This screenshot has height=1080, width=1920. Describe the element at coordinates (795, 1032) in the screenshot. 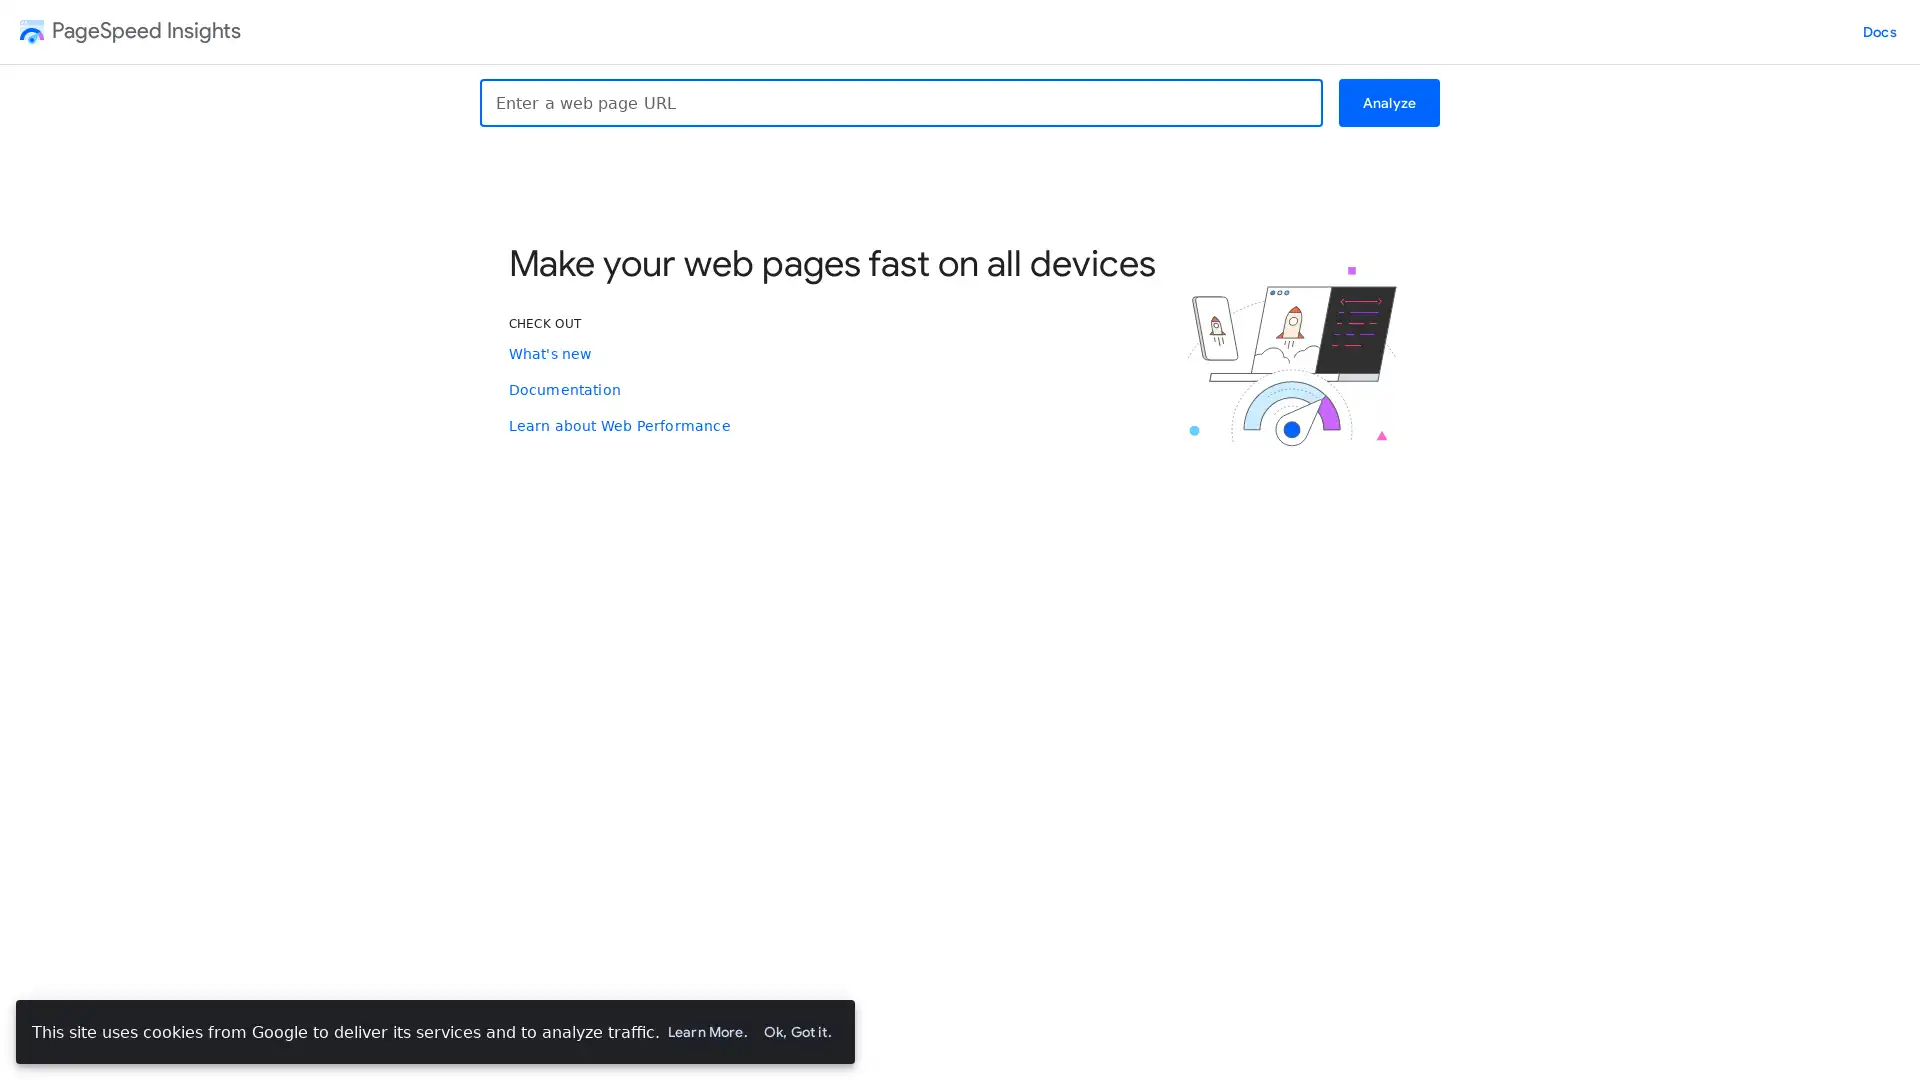

I see `Ok, Got it.` at that location.